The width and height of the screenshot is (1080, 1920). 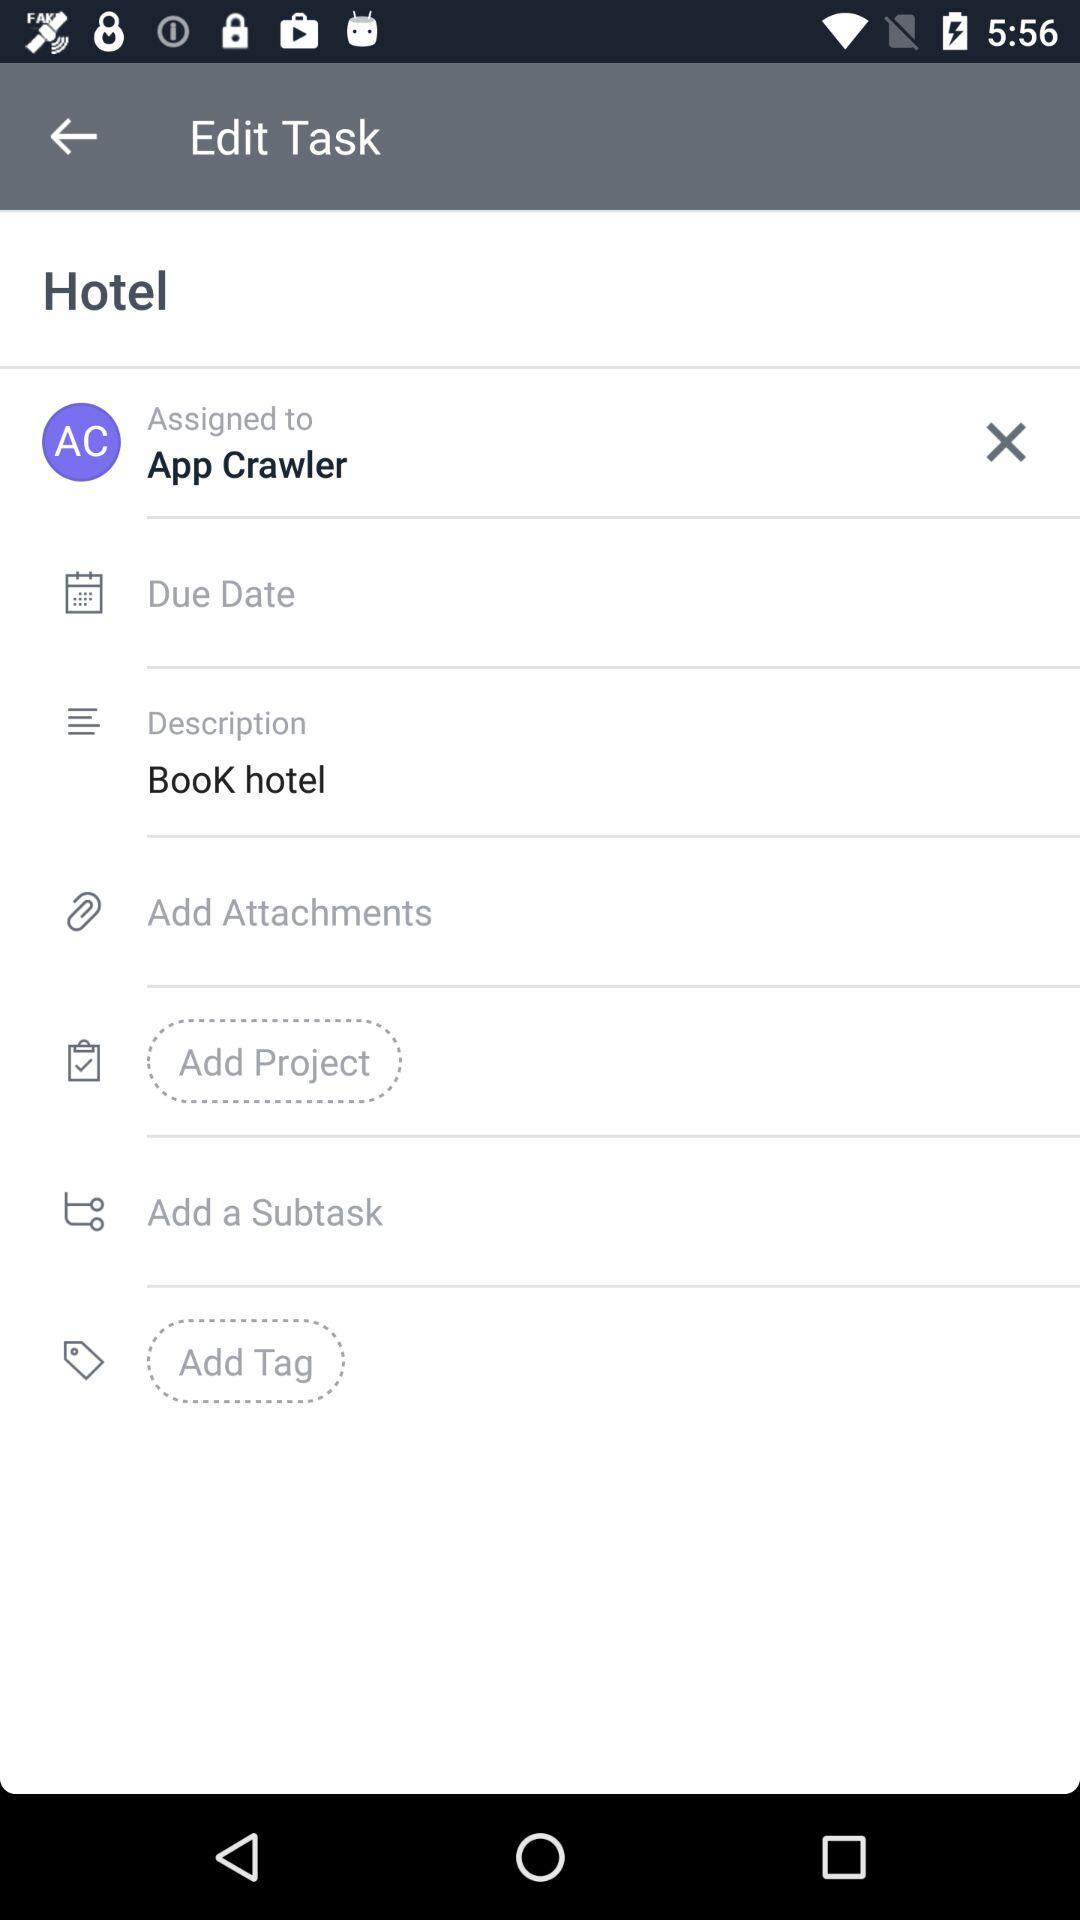 What do you see at coordinates (612, 1210) in the screenshot?
I see `the icon above add tag icon` at bounding box center [612, 1210].